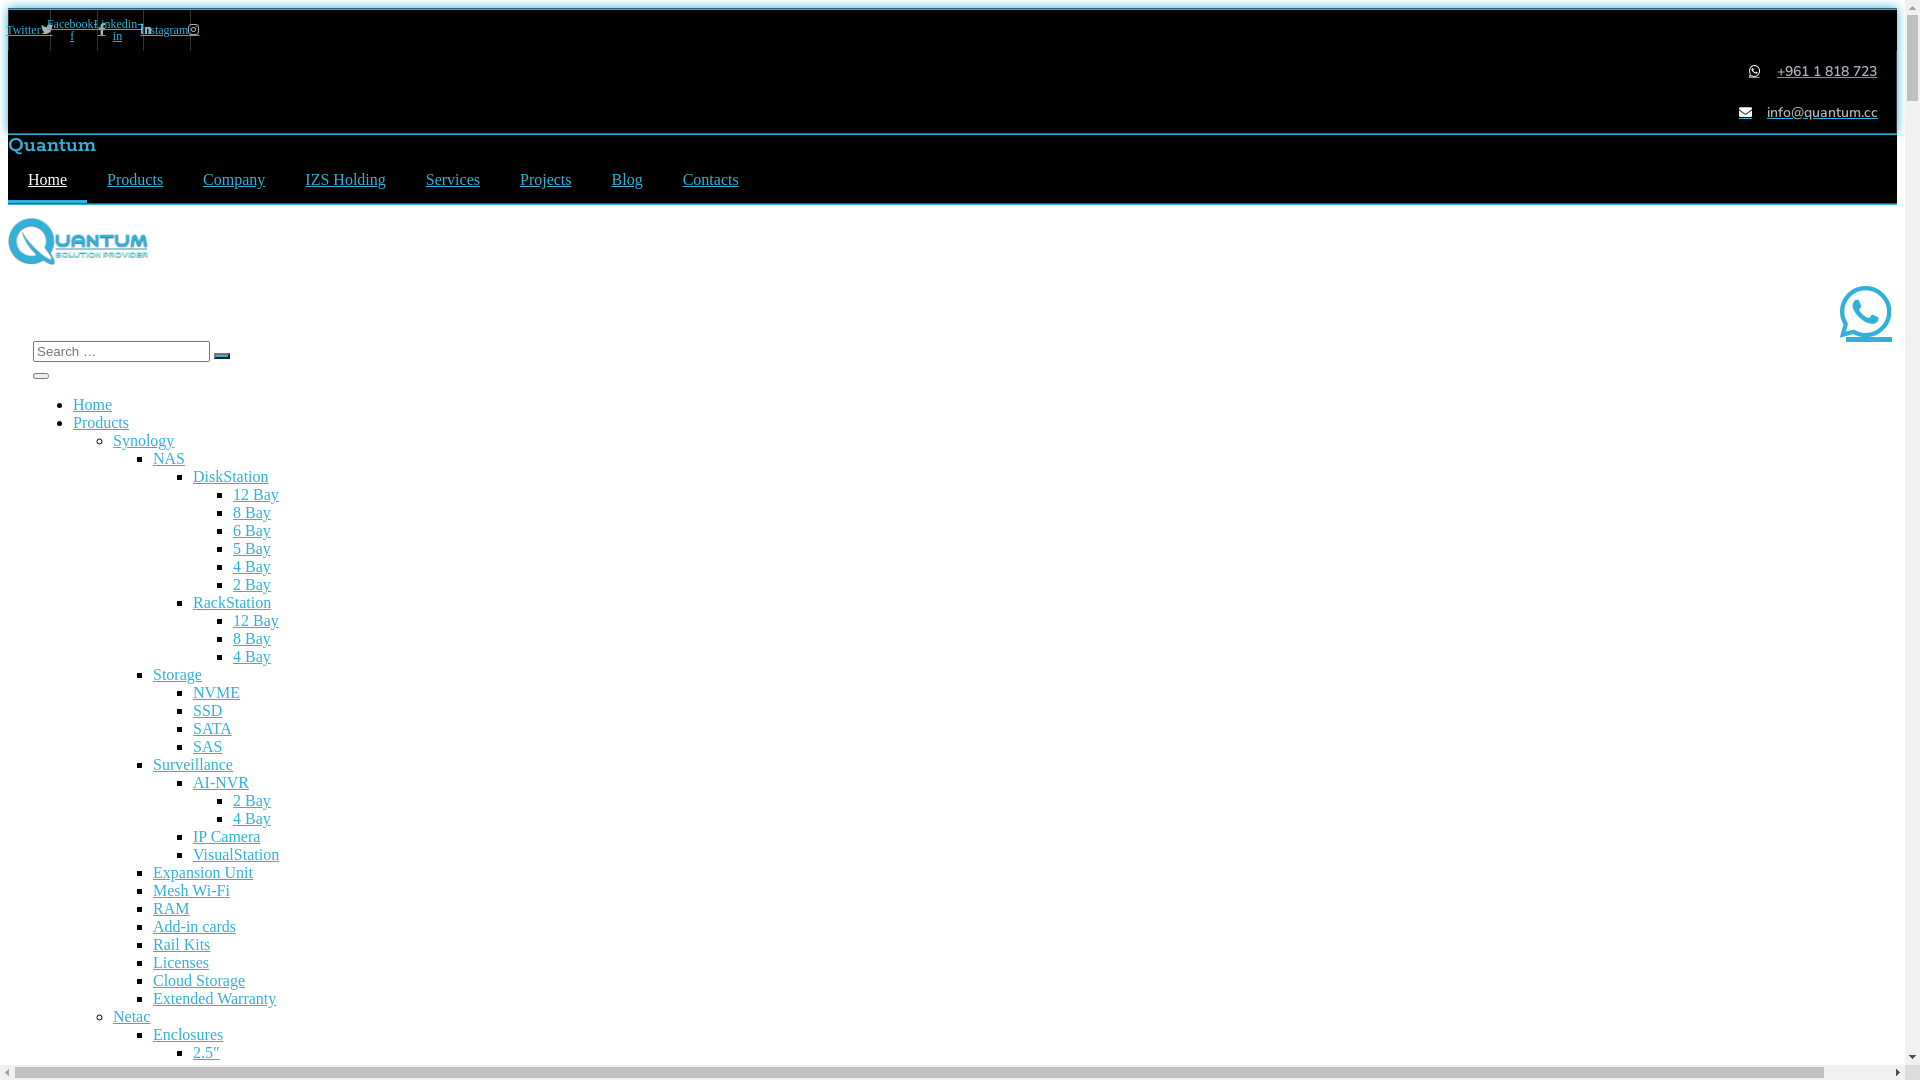 The width and height of the screenshot is (1920, 1080). I want to click on 'IP Camera', so click(192, 836).